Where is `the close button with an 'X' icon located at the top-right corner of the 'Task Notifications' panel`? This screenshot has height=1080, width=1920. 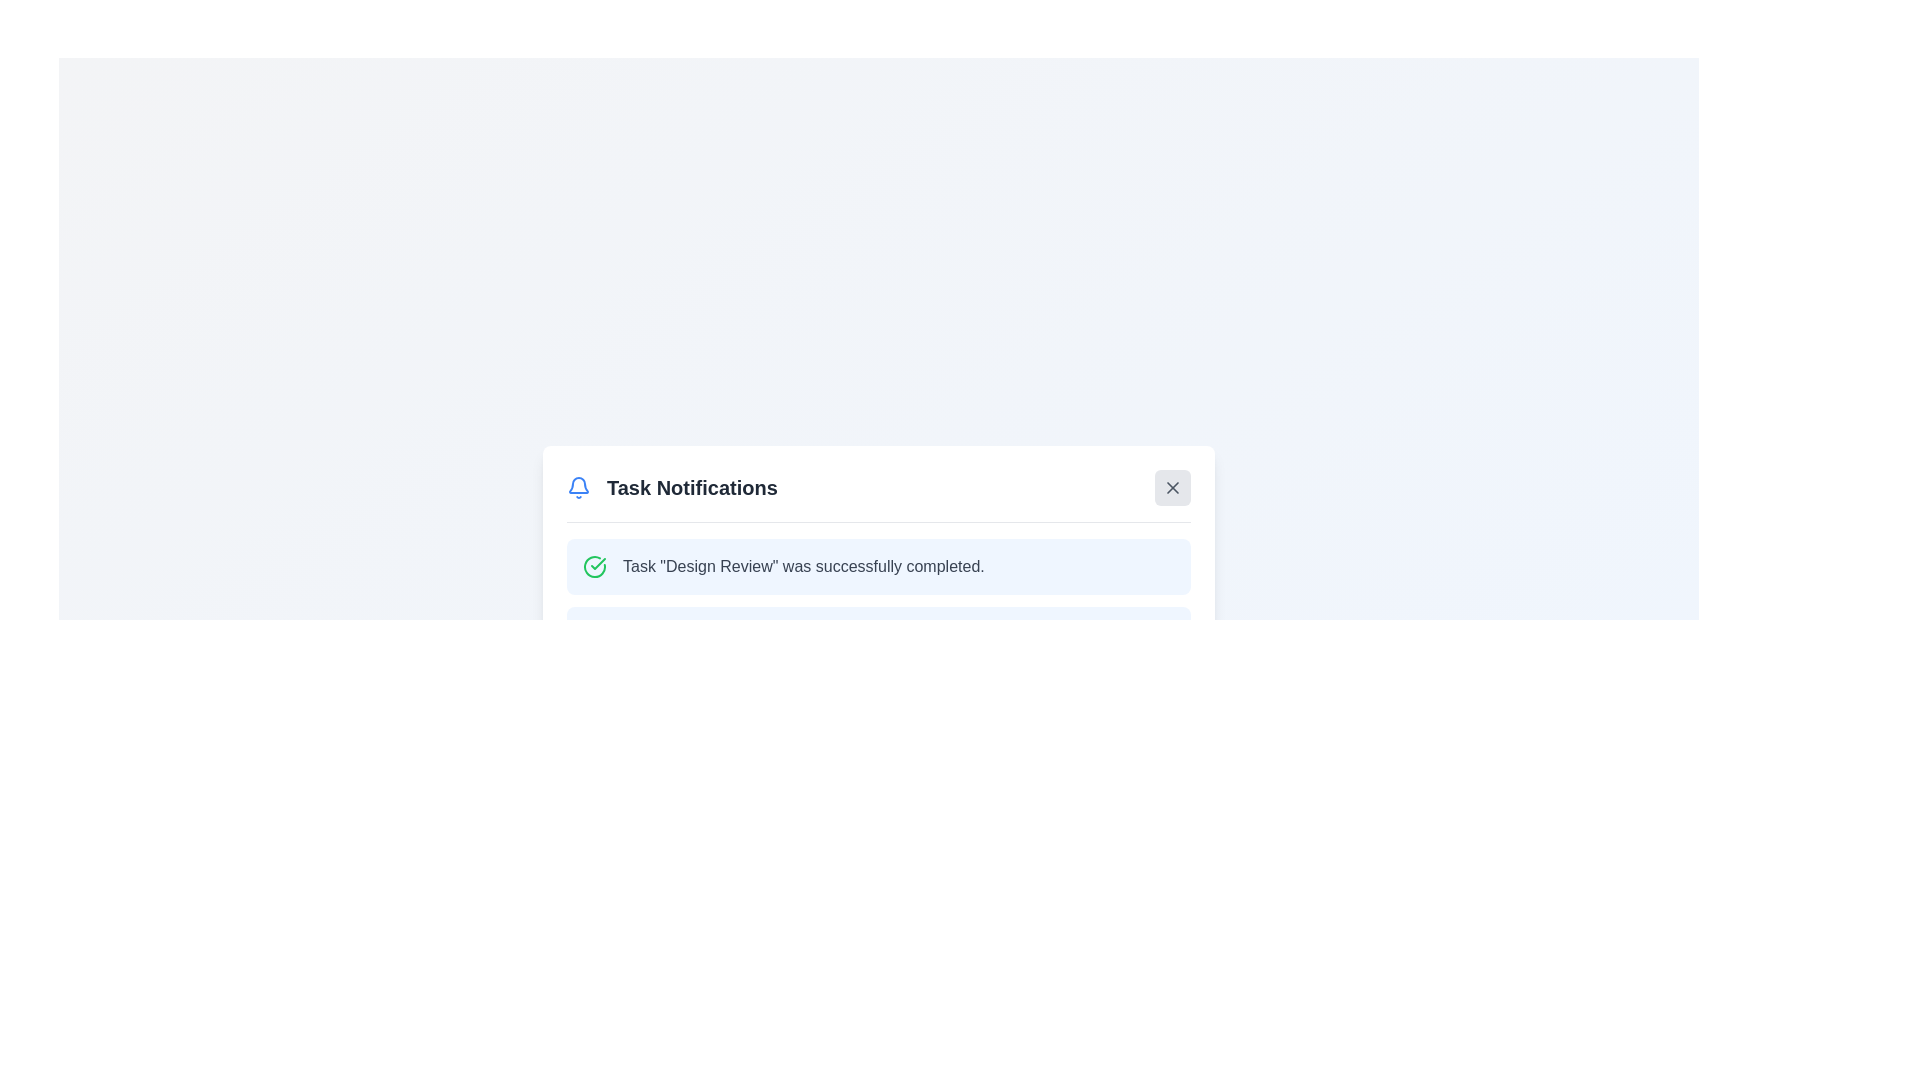 the close button with an 'X' icon located at the top-right corner of the 'Task Notifications' panel is located at coordinates (1172, 487).